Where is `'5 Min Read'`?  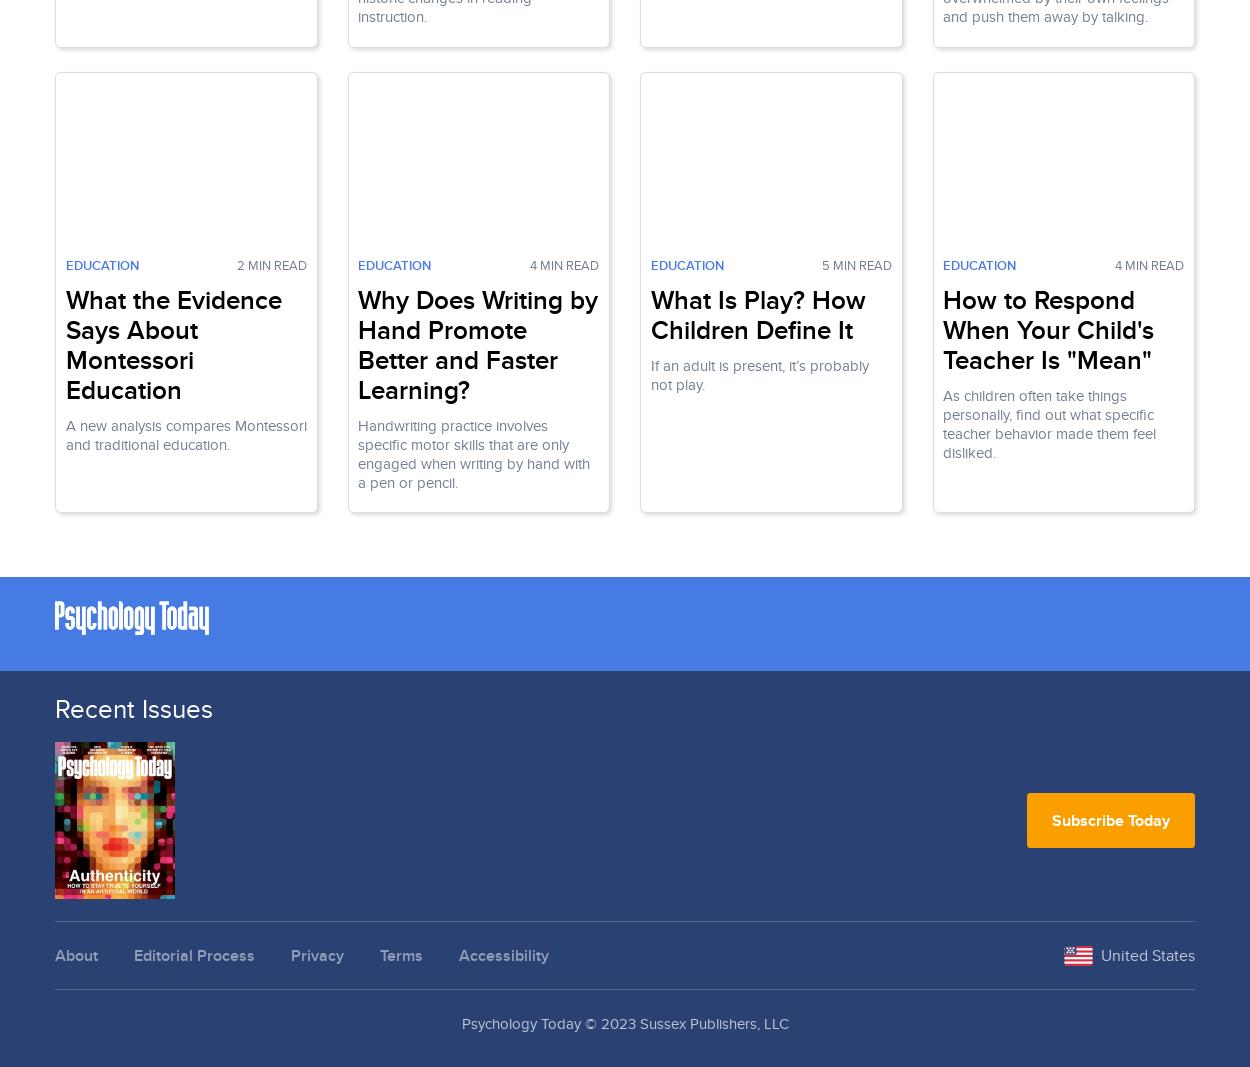 '5 Min Read' is located at coordinates (855, 263).